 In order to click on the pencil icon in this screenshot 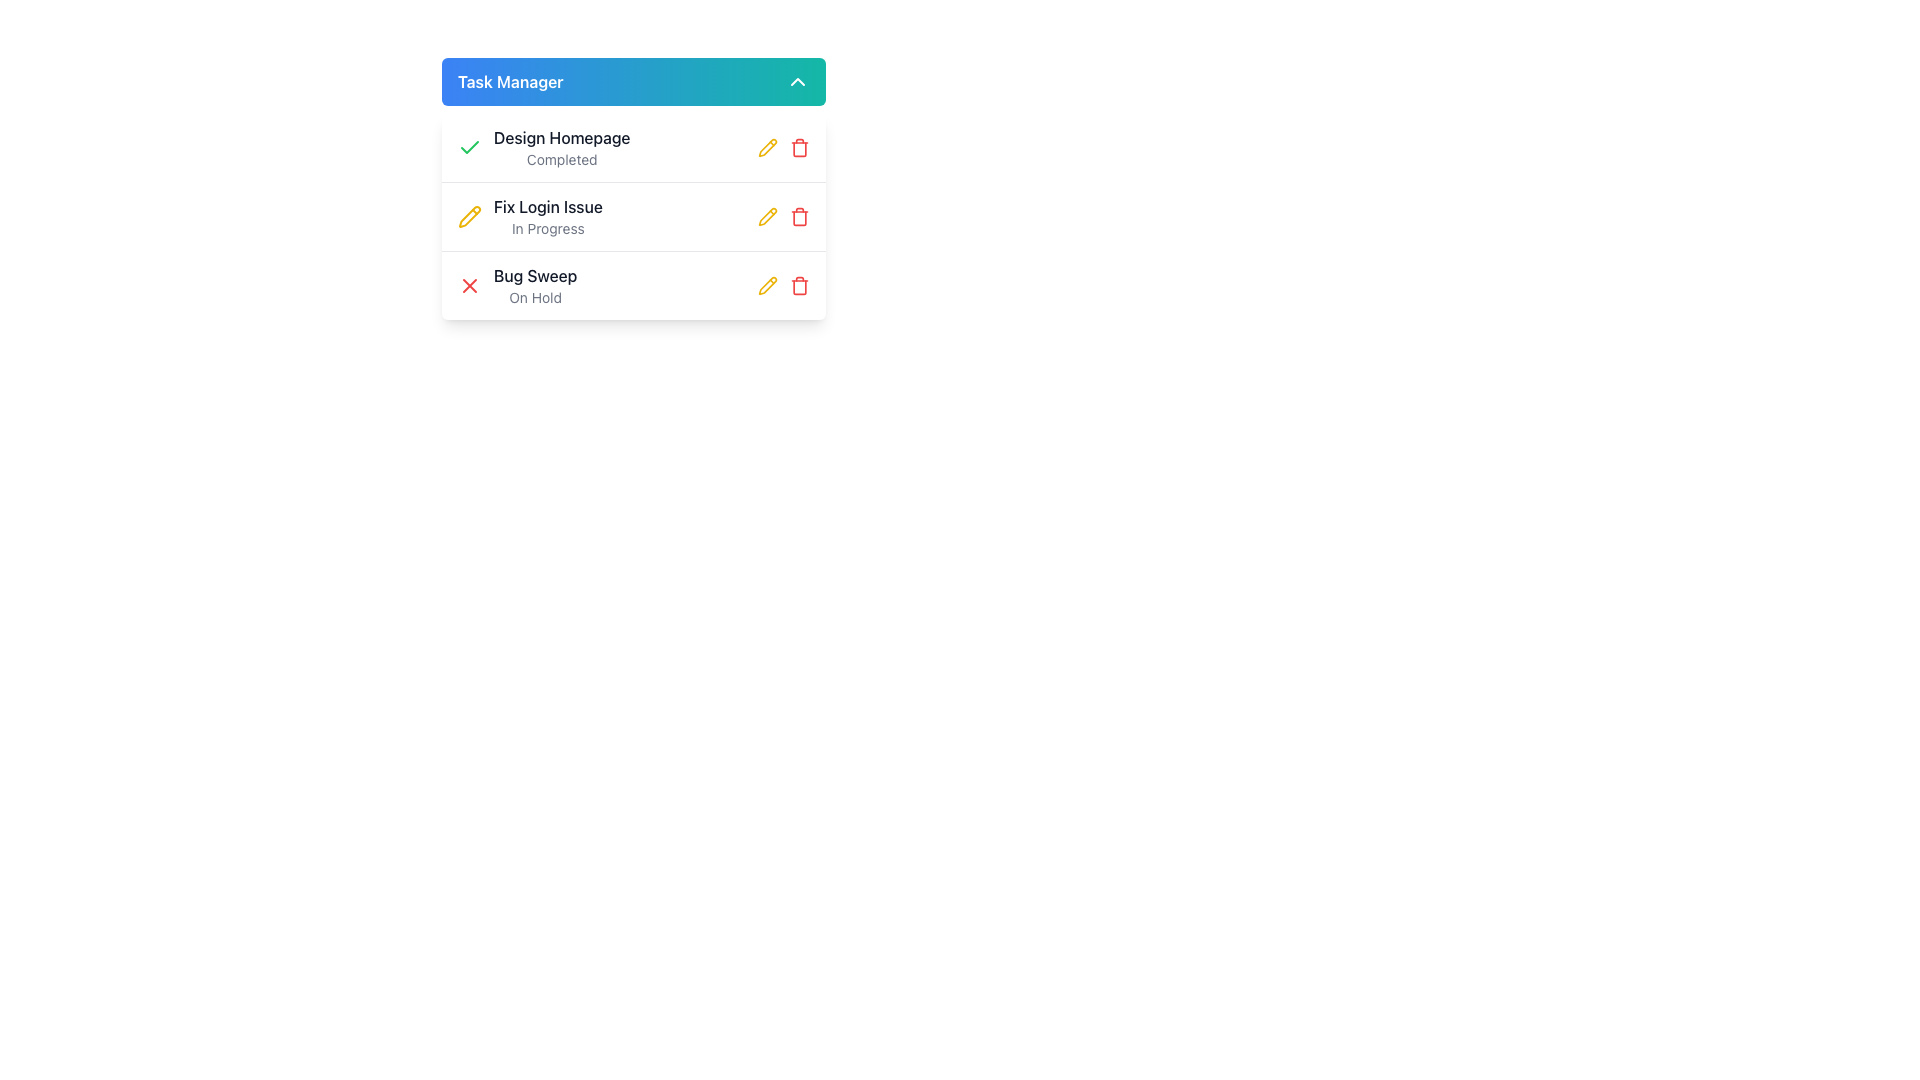, I will do `click(767, 146)`.